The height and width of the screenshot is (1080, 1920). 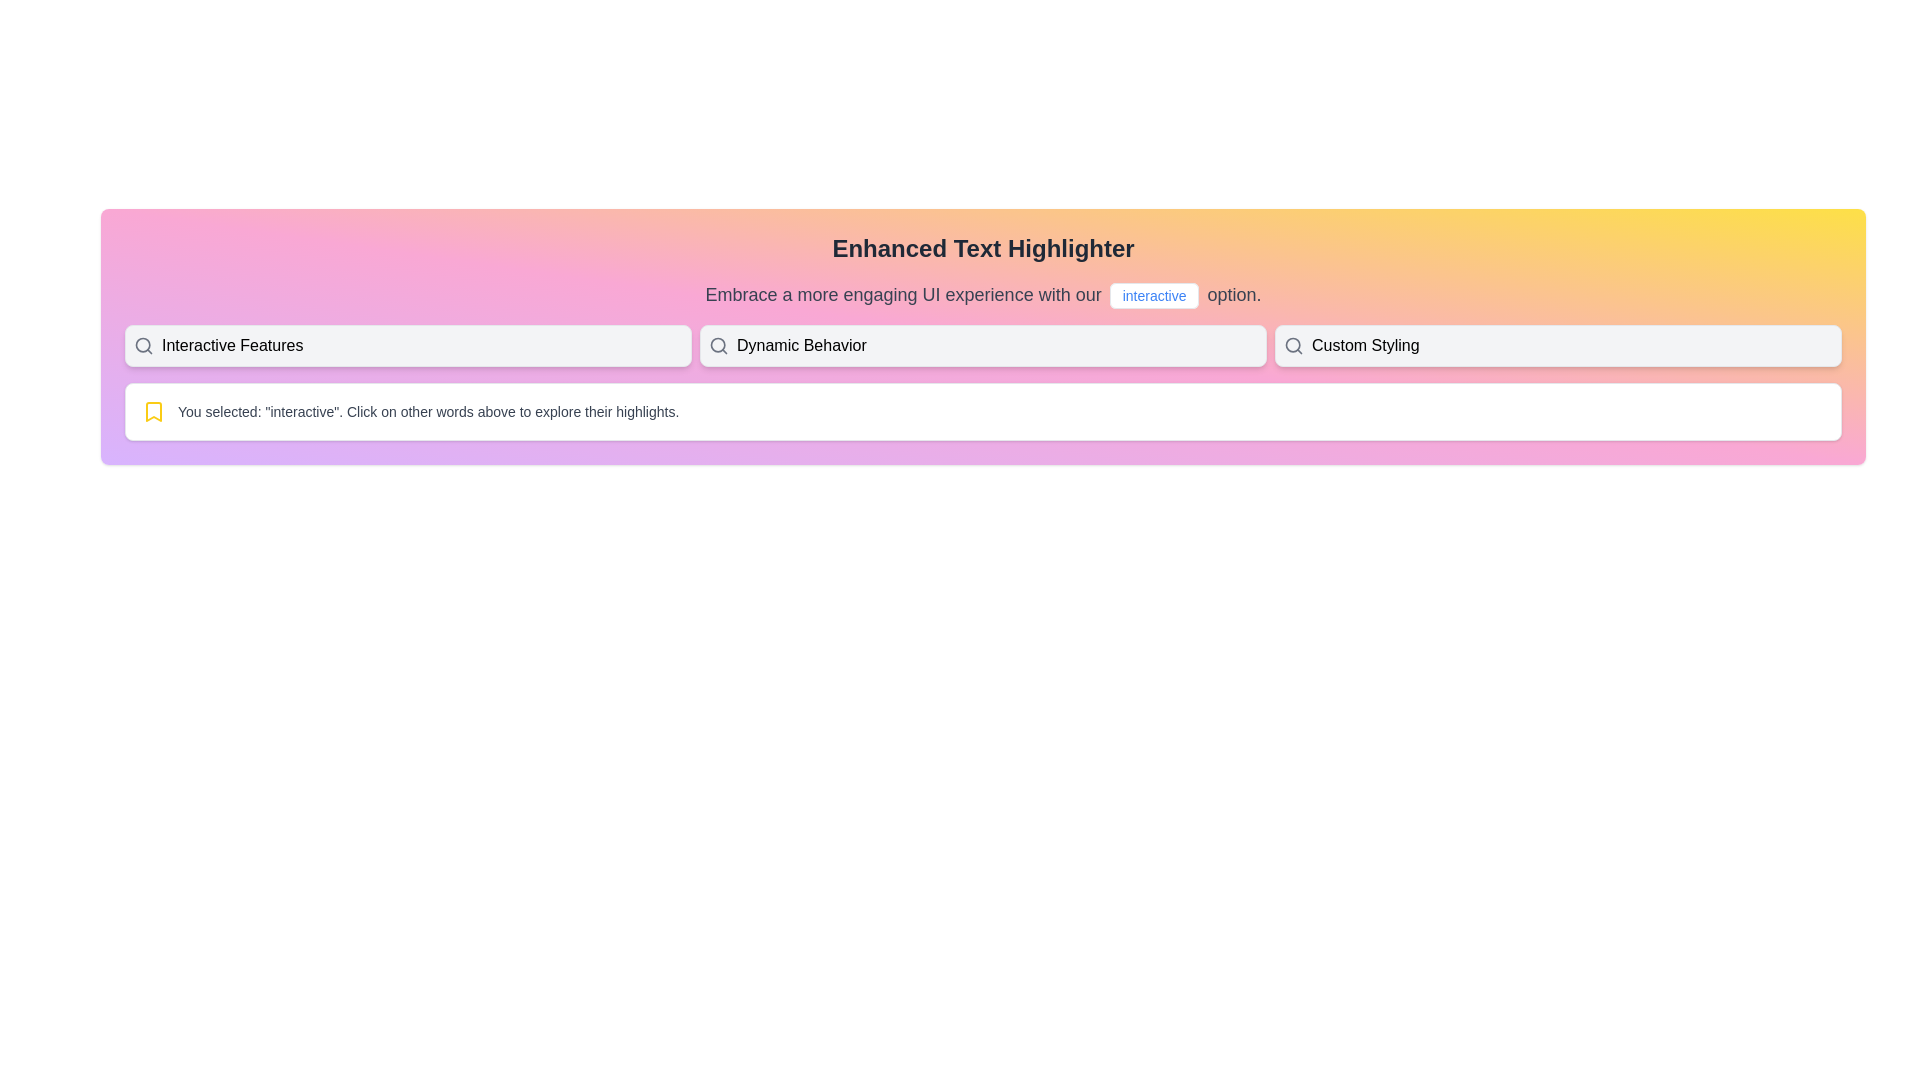 What do you see at coordinates (719, 345) in the screenshot?
I see `the search icon representing 'Dynamic Behavior' for accessibility by moving the mouse cursor to it` at bounding box center [719, 345].